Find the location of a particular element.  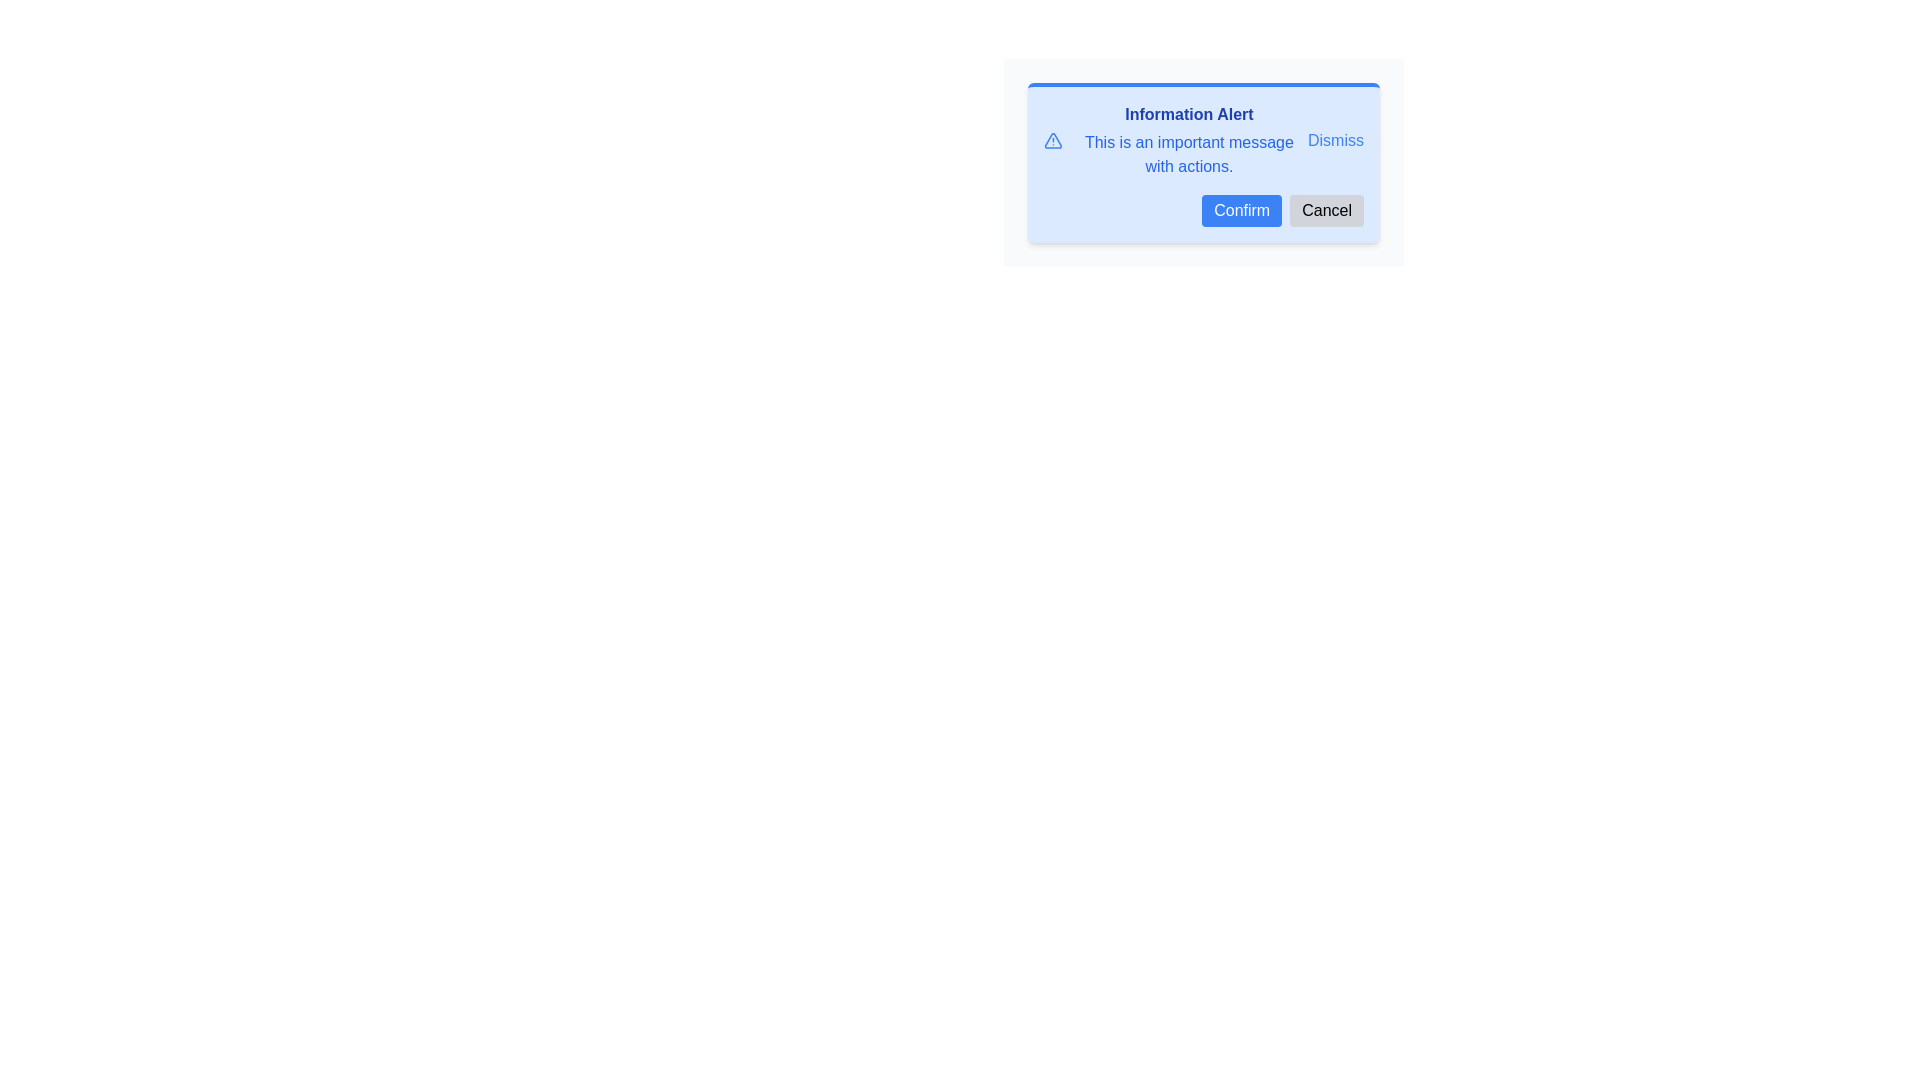

the triangular icon with a blue outline located near the left of the text 'This is an important message' within the blue alert box is located at coordinates (1052, 139).